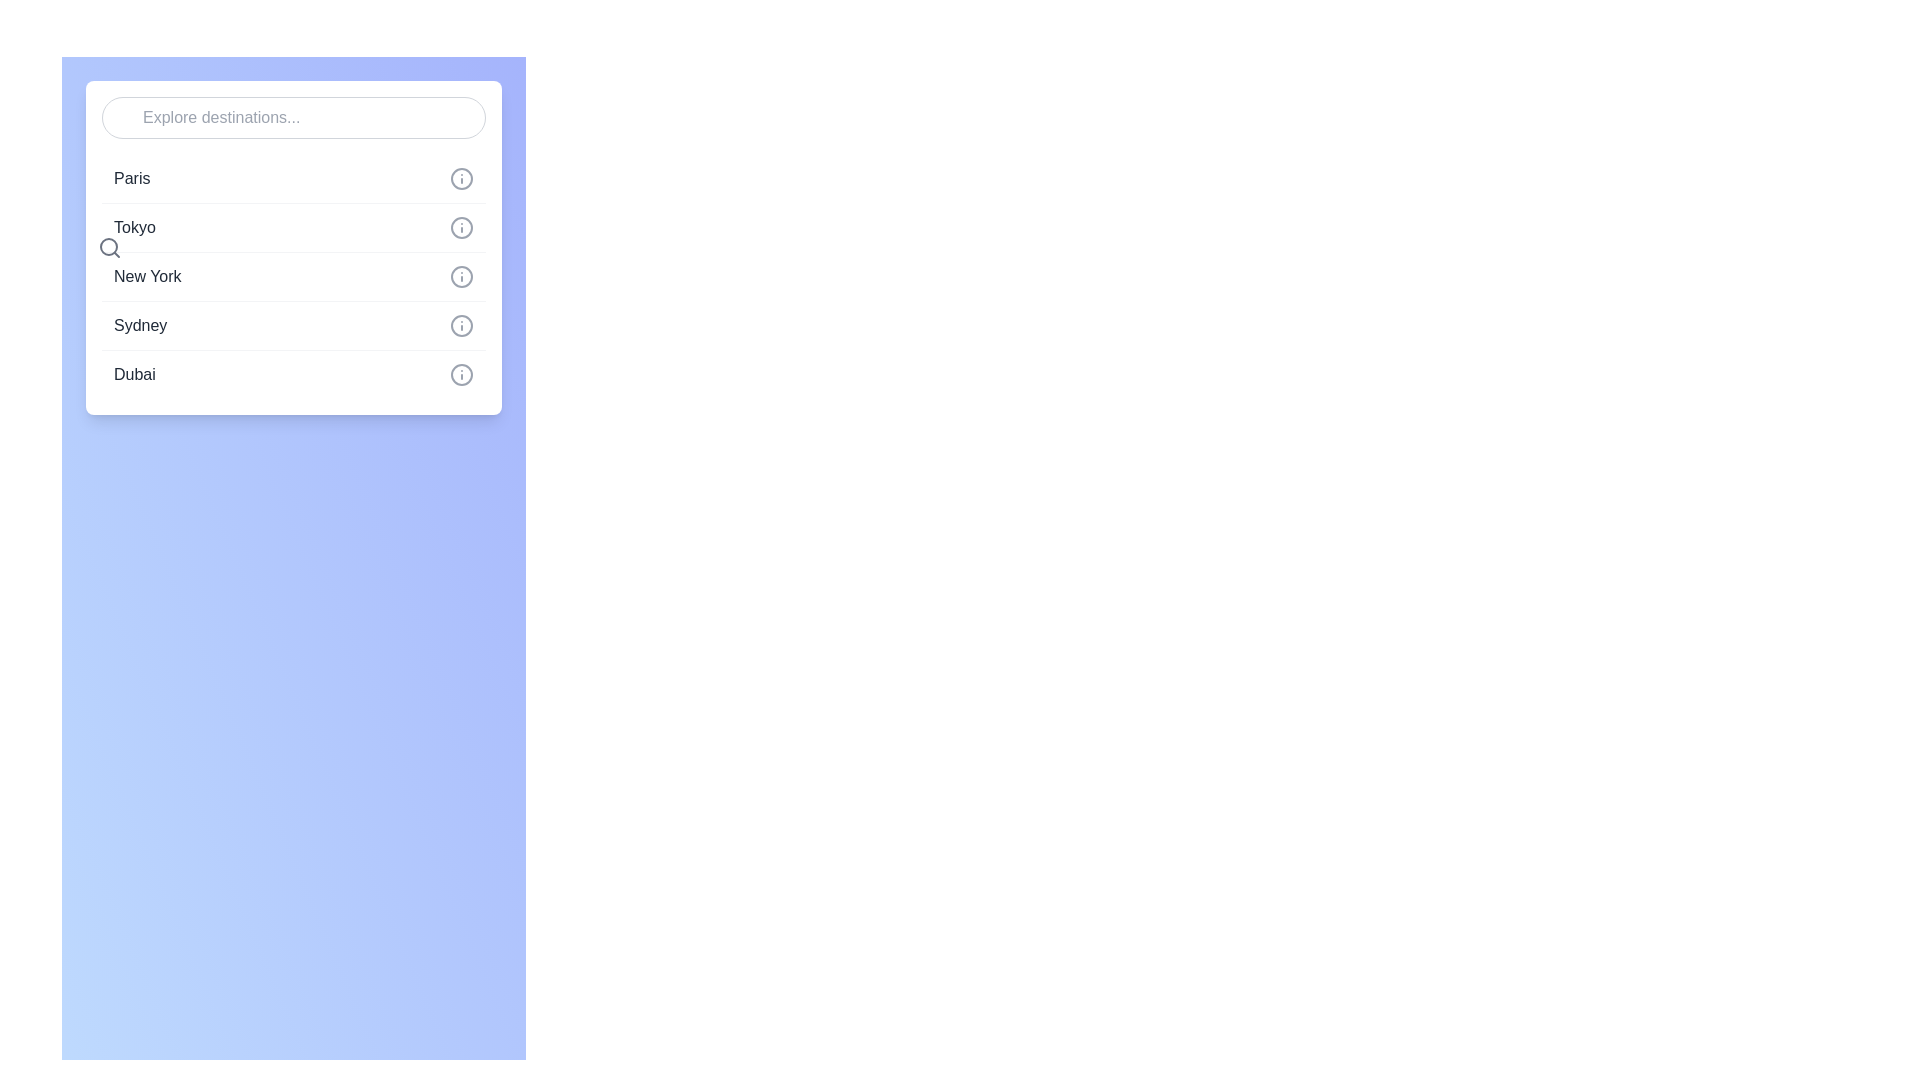 The image size is (1920, 1080). Describe the element at coordinates (139, 325) in the screenshot. I see `the text label displaying 'Sydney' in dark gray, located in the fourth entry of the menu list items` at that location.